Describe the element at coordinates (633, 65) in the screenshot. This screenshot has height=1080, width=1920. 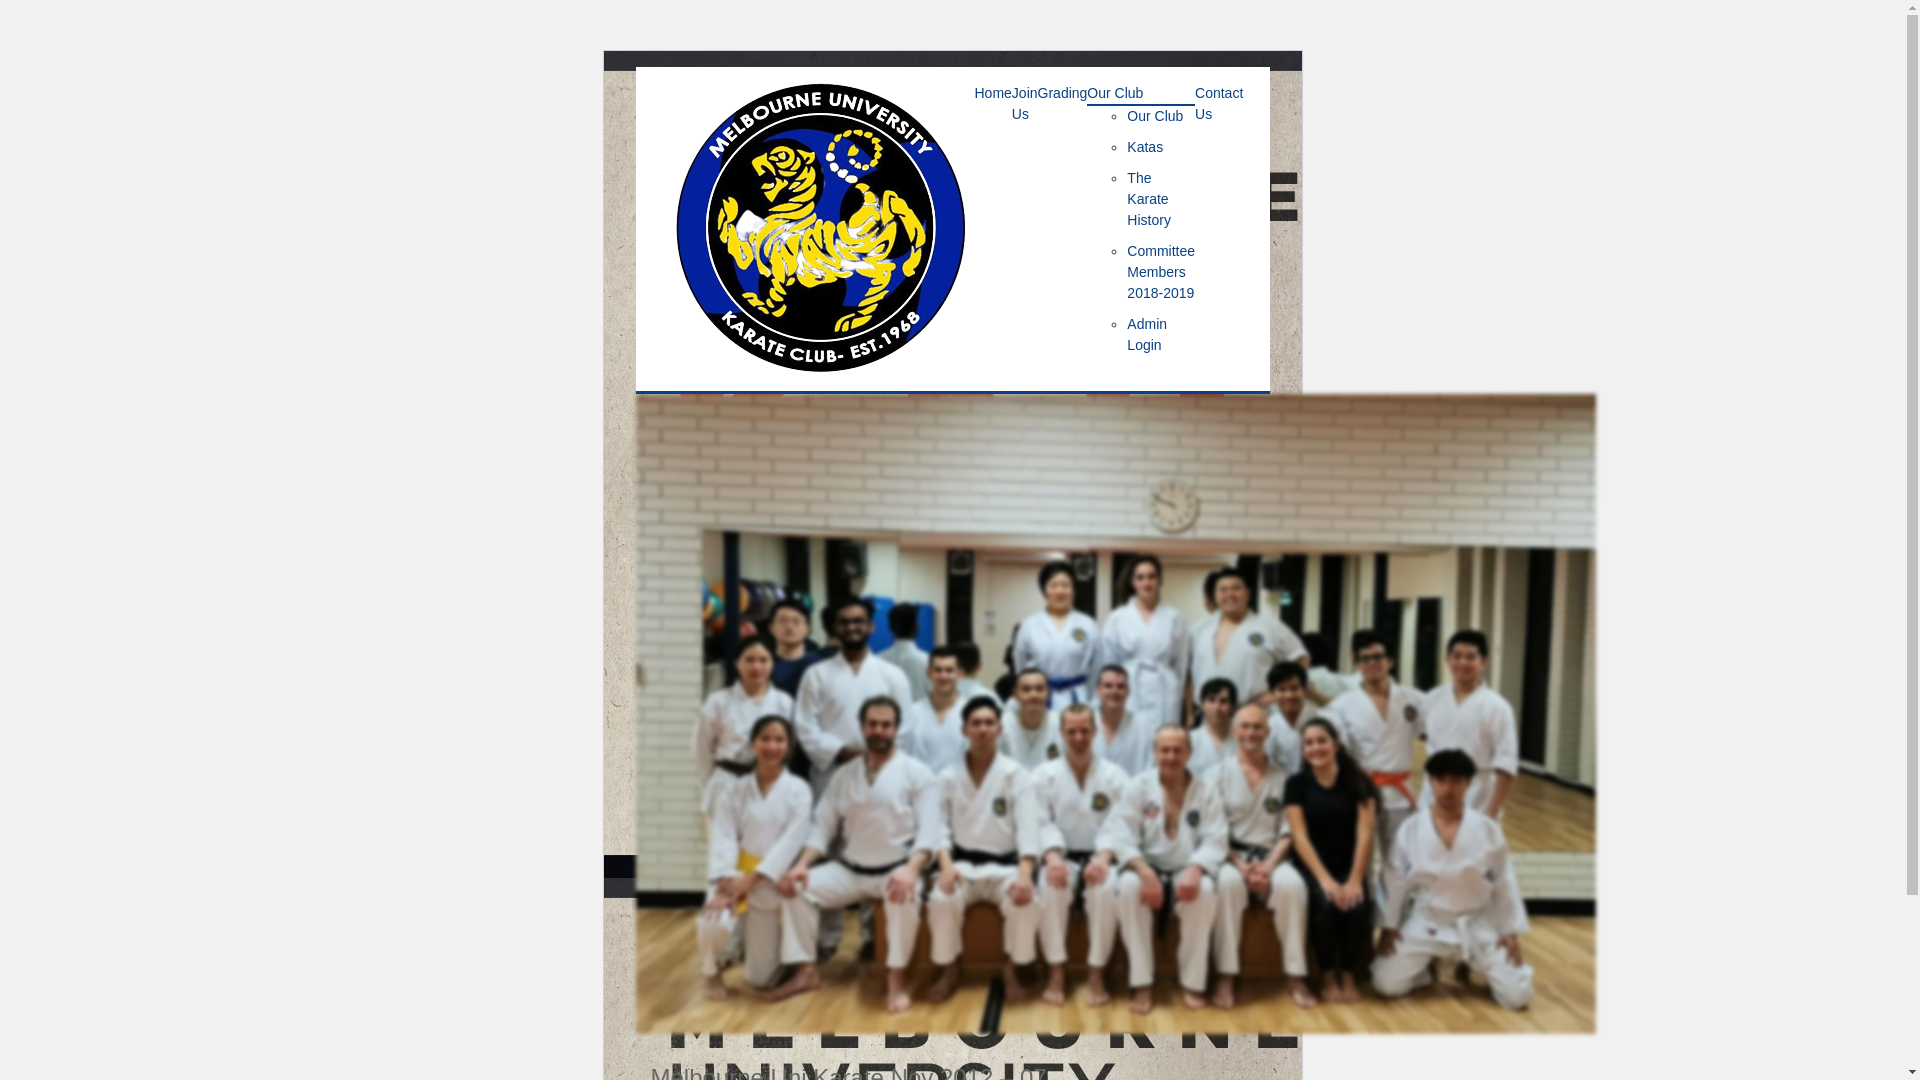
I see `'Skip to content'` at that location.